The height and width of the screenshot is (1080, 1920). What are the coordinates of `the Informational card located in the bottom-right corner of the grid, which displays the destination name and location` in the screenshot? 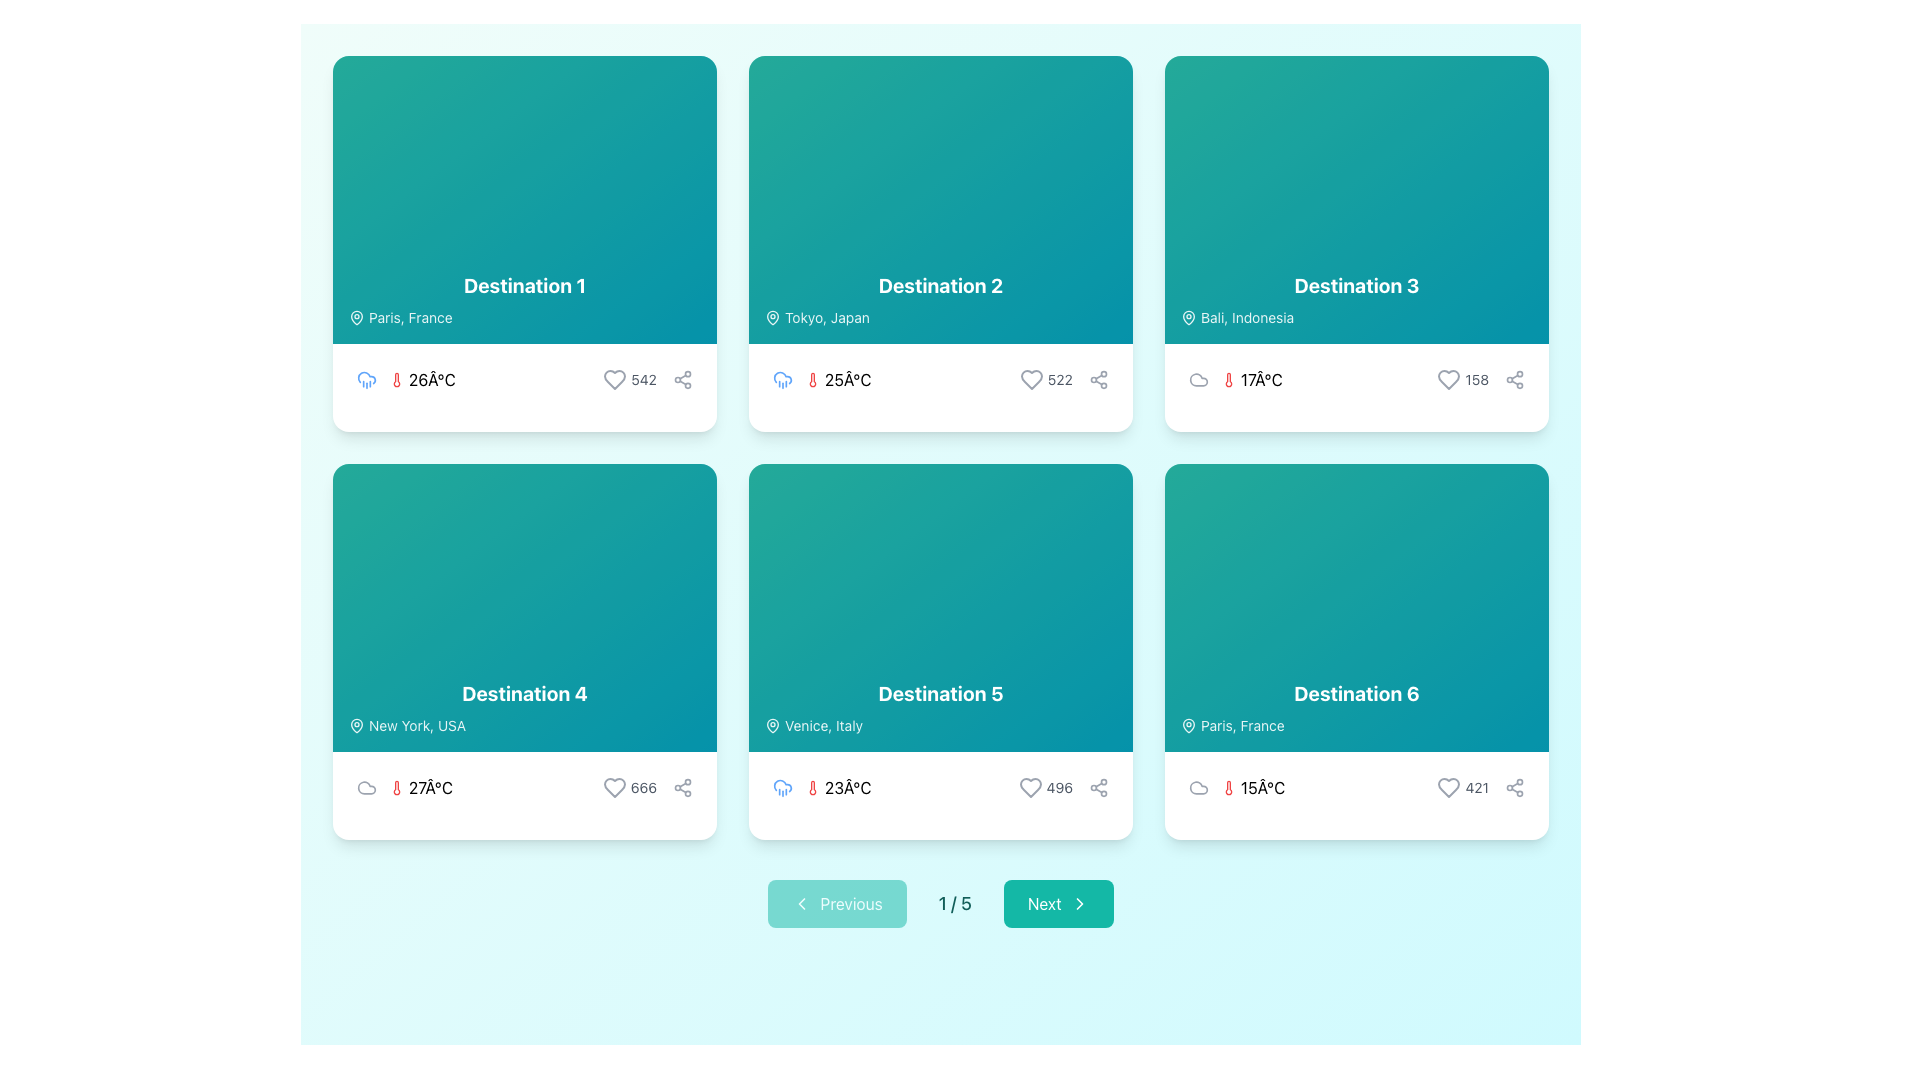 It's located at (1357, 607).